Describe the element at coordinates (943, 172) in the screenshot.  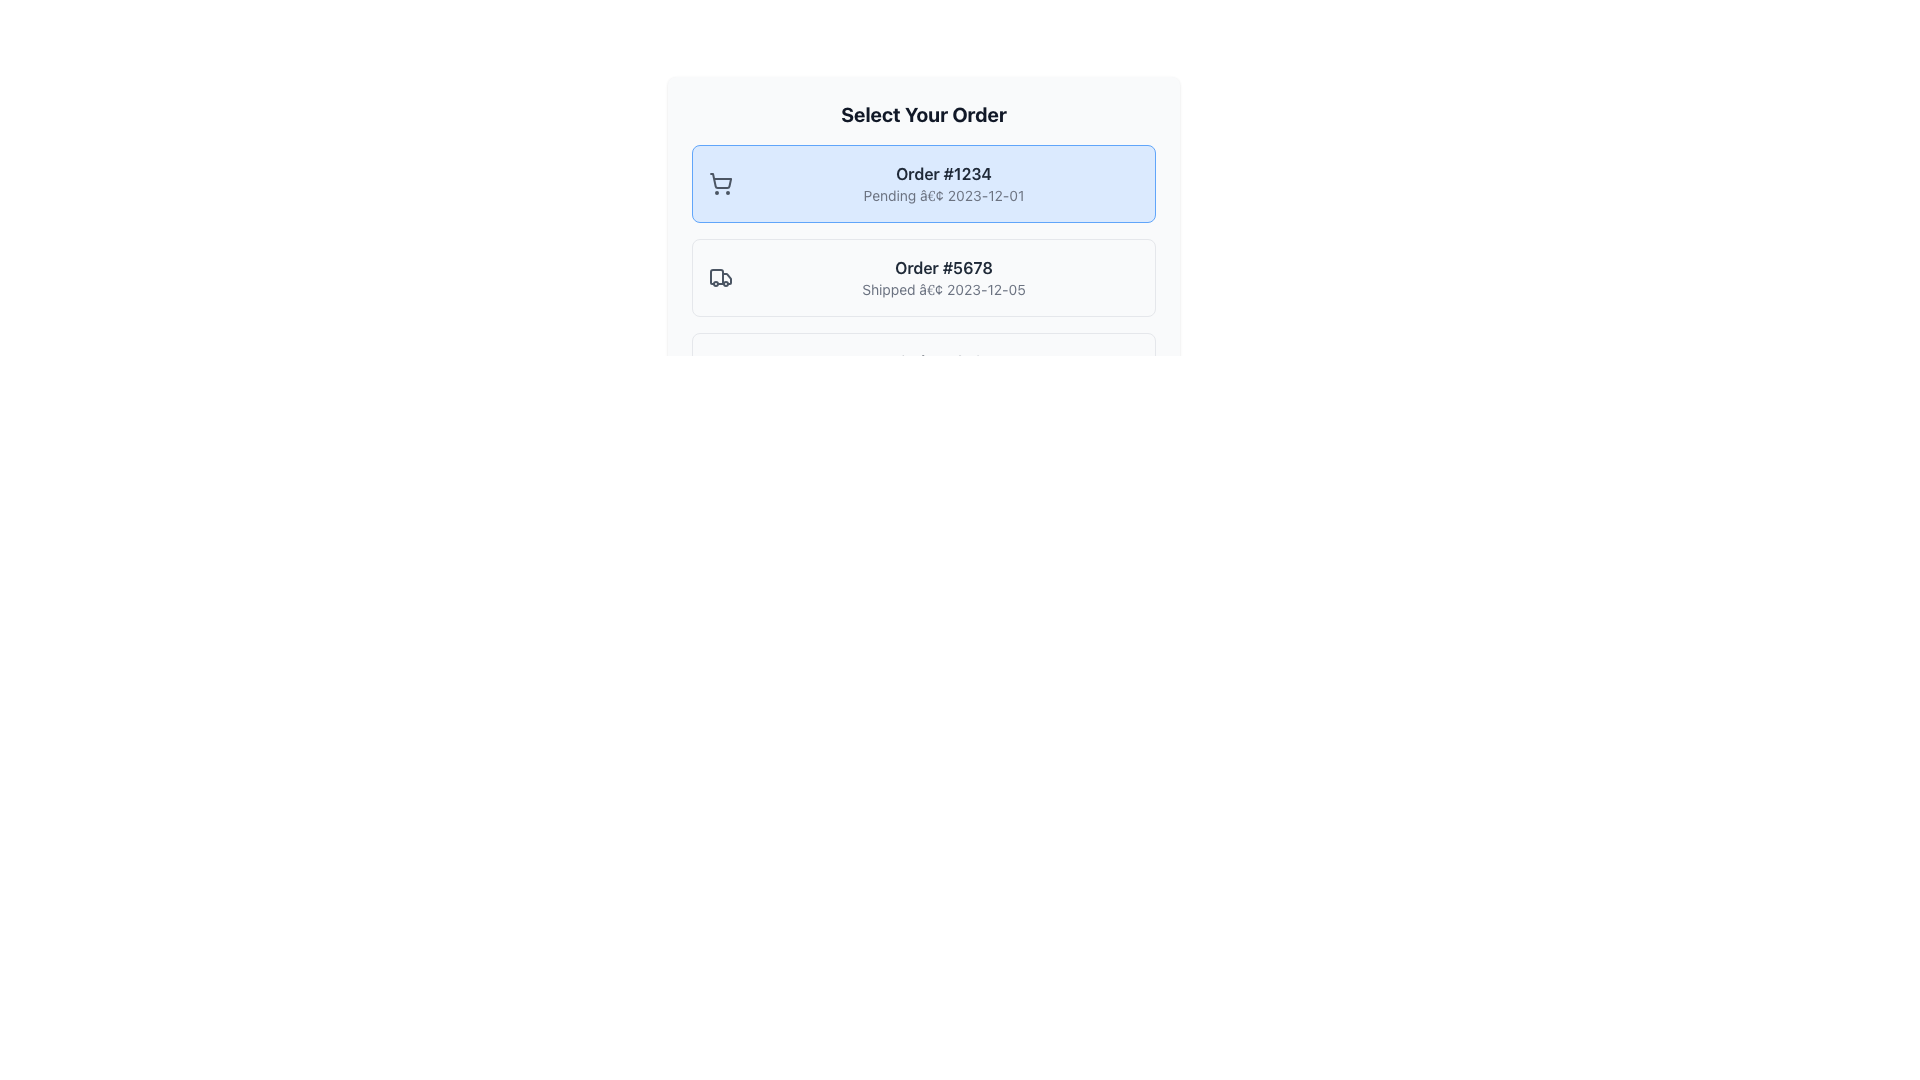
I see `the text label displaying 'Order #1234'` at that location.